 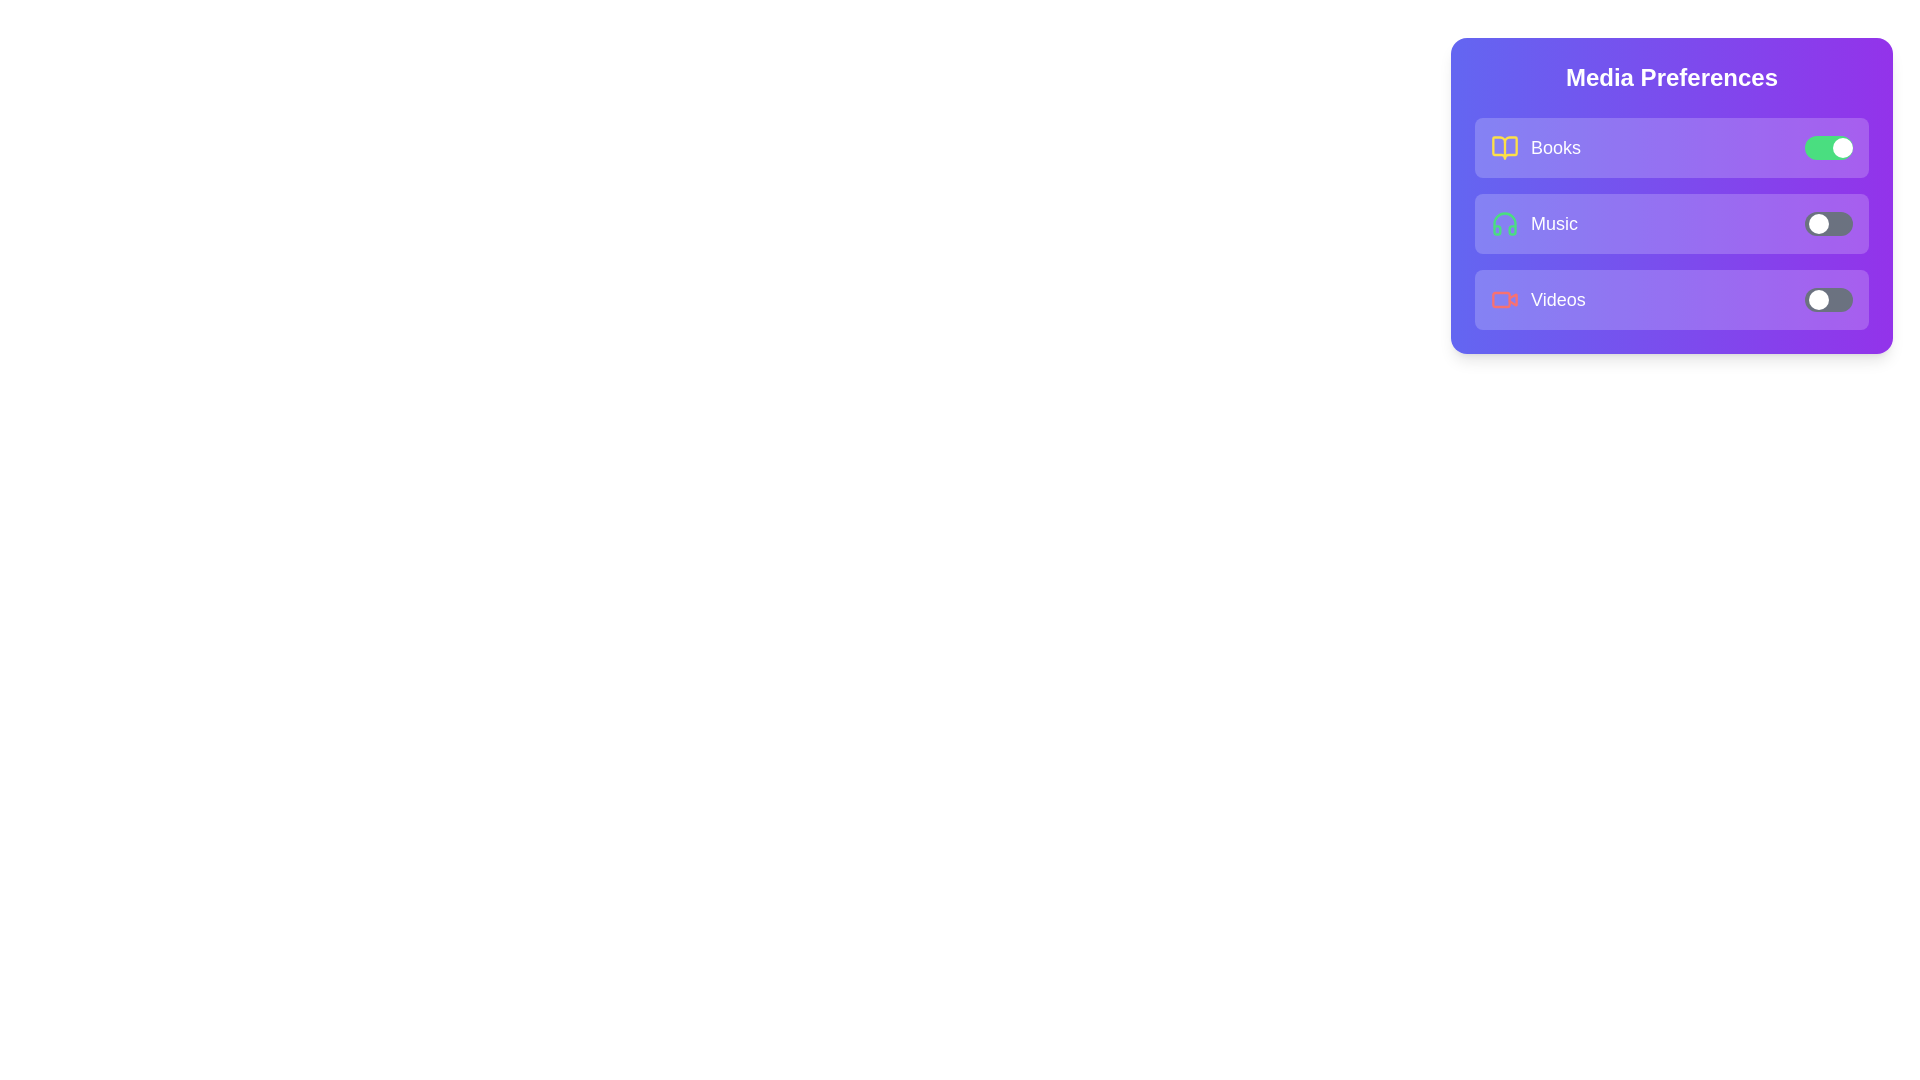 What do you see at coordinates (1537, 300) in the screenshot?
I see `label text of the 'Videos' category, which is represented by a Label with Icon positioned below 'Music' and above a toggle switch in the 'Media Preferences' card` at bounding box center [1537, 300].